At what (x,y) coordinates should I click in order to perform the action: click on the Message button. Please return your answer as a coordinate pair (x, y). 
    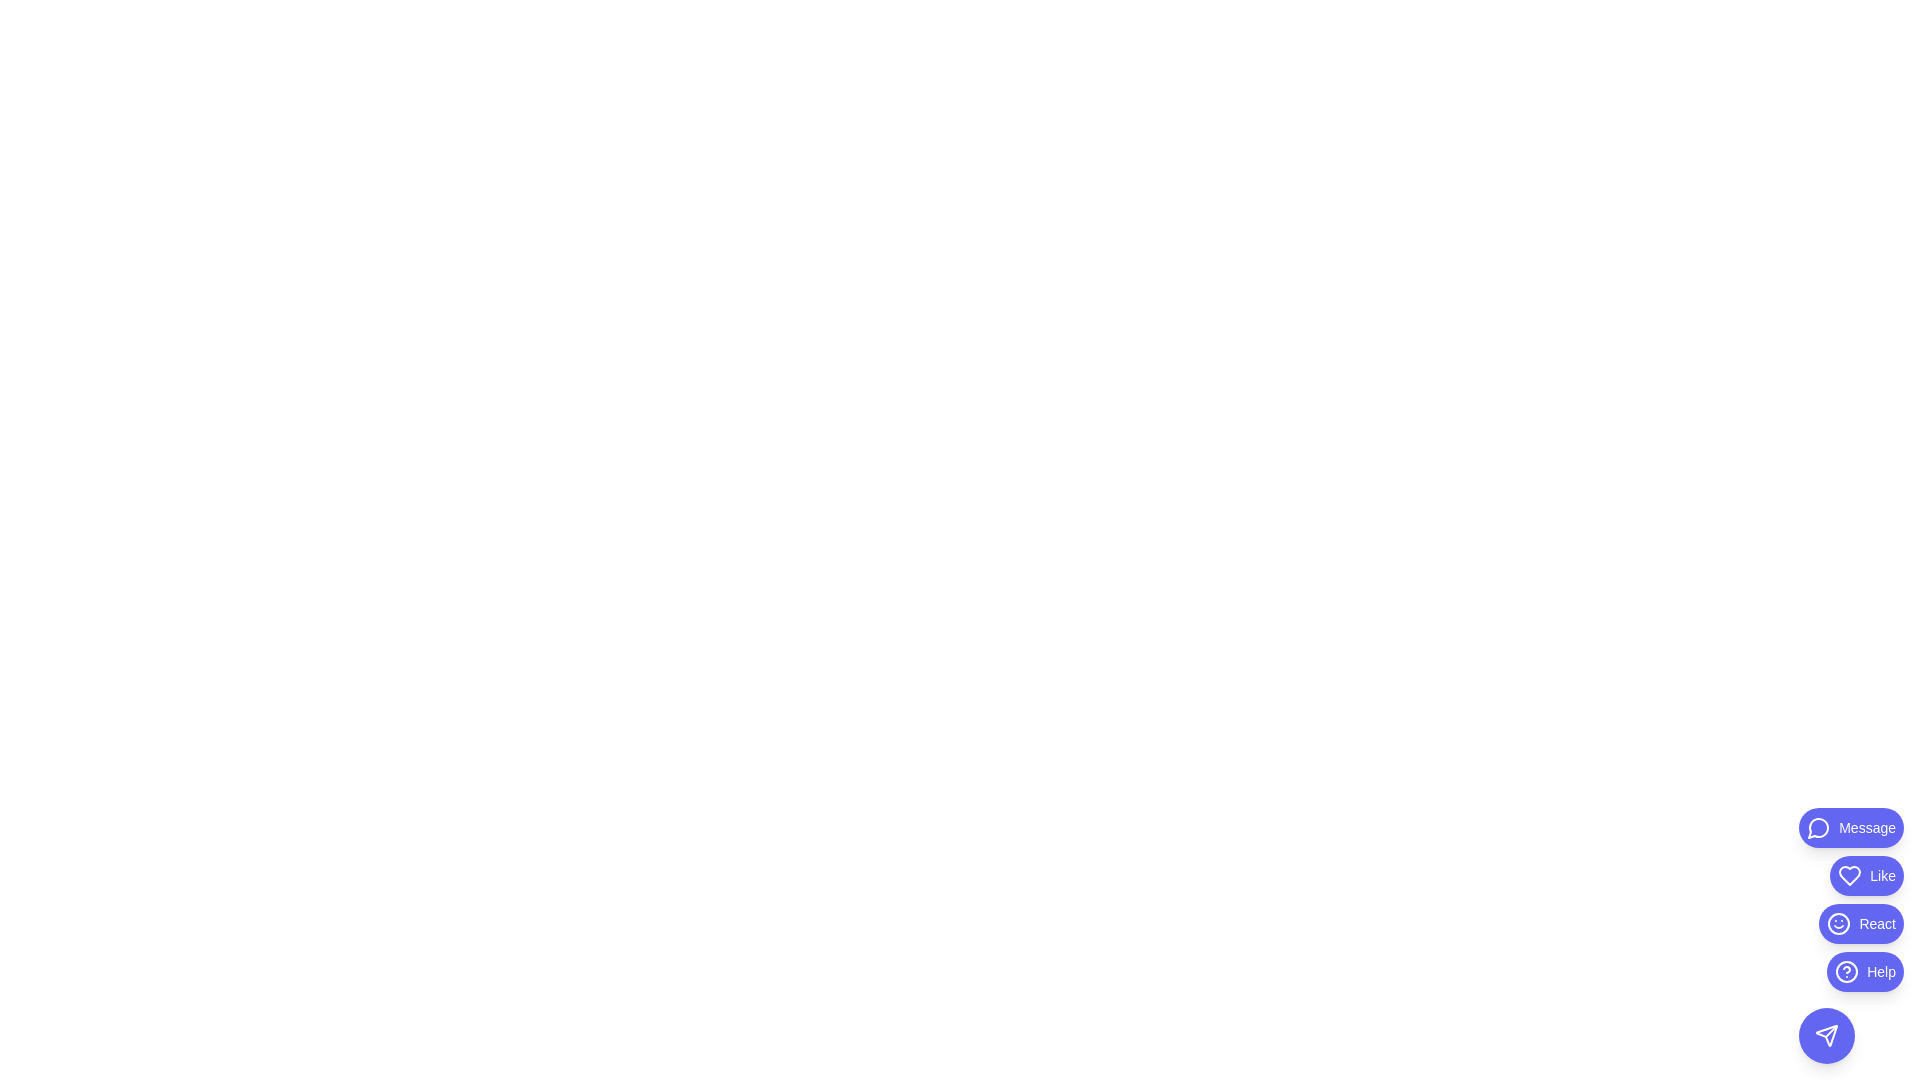
    Looking at the image, I should click on (1850, 828).